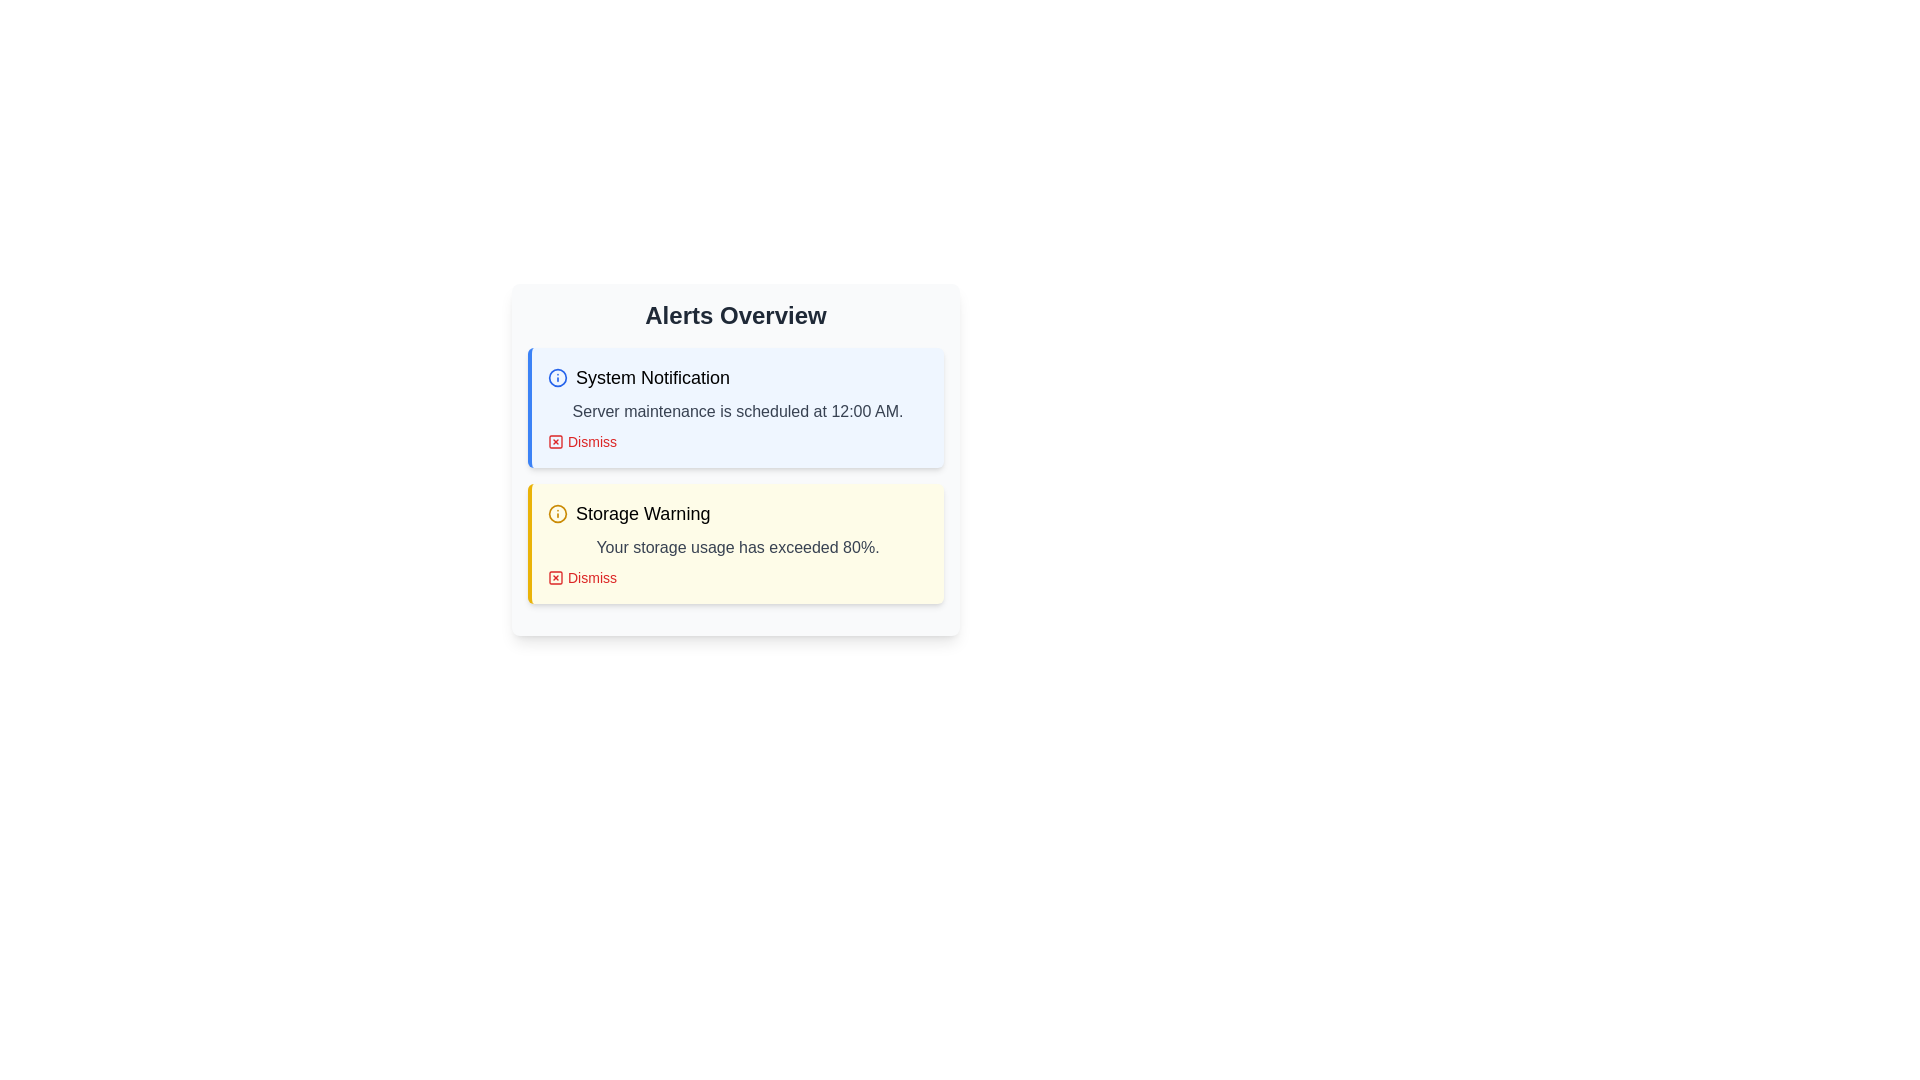  Describe the element at coordinates (737, 547) in the screenshot. I see `the static text message that reads 'Your storage usage has exceeded 80%' within the 'Storage Warning' notification card` at that location.